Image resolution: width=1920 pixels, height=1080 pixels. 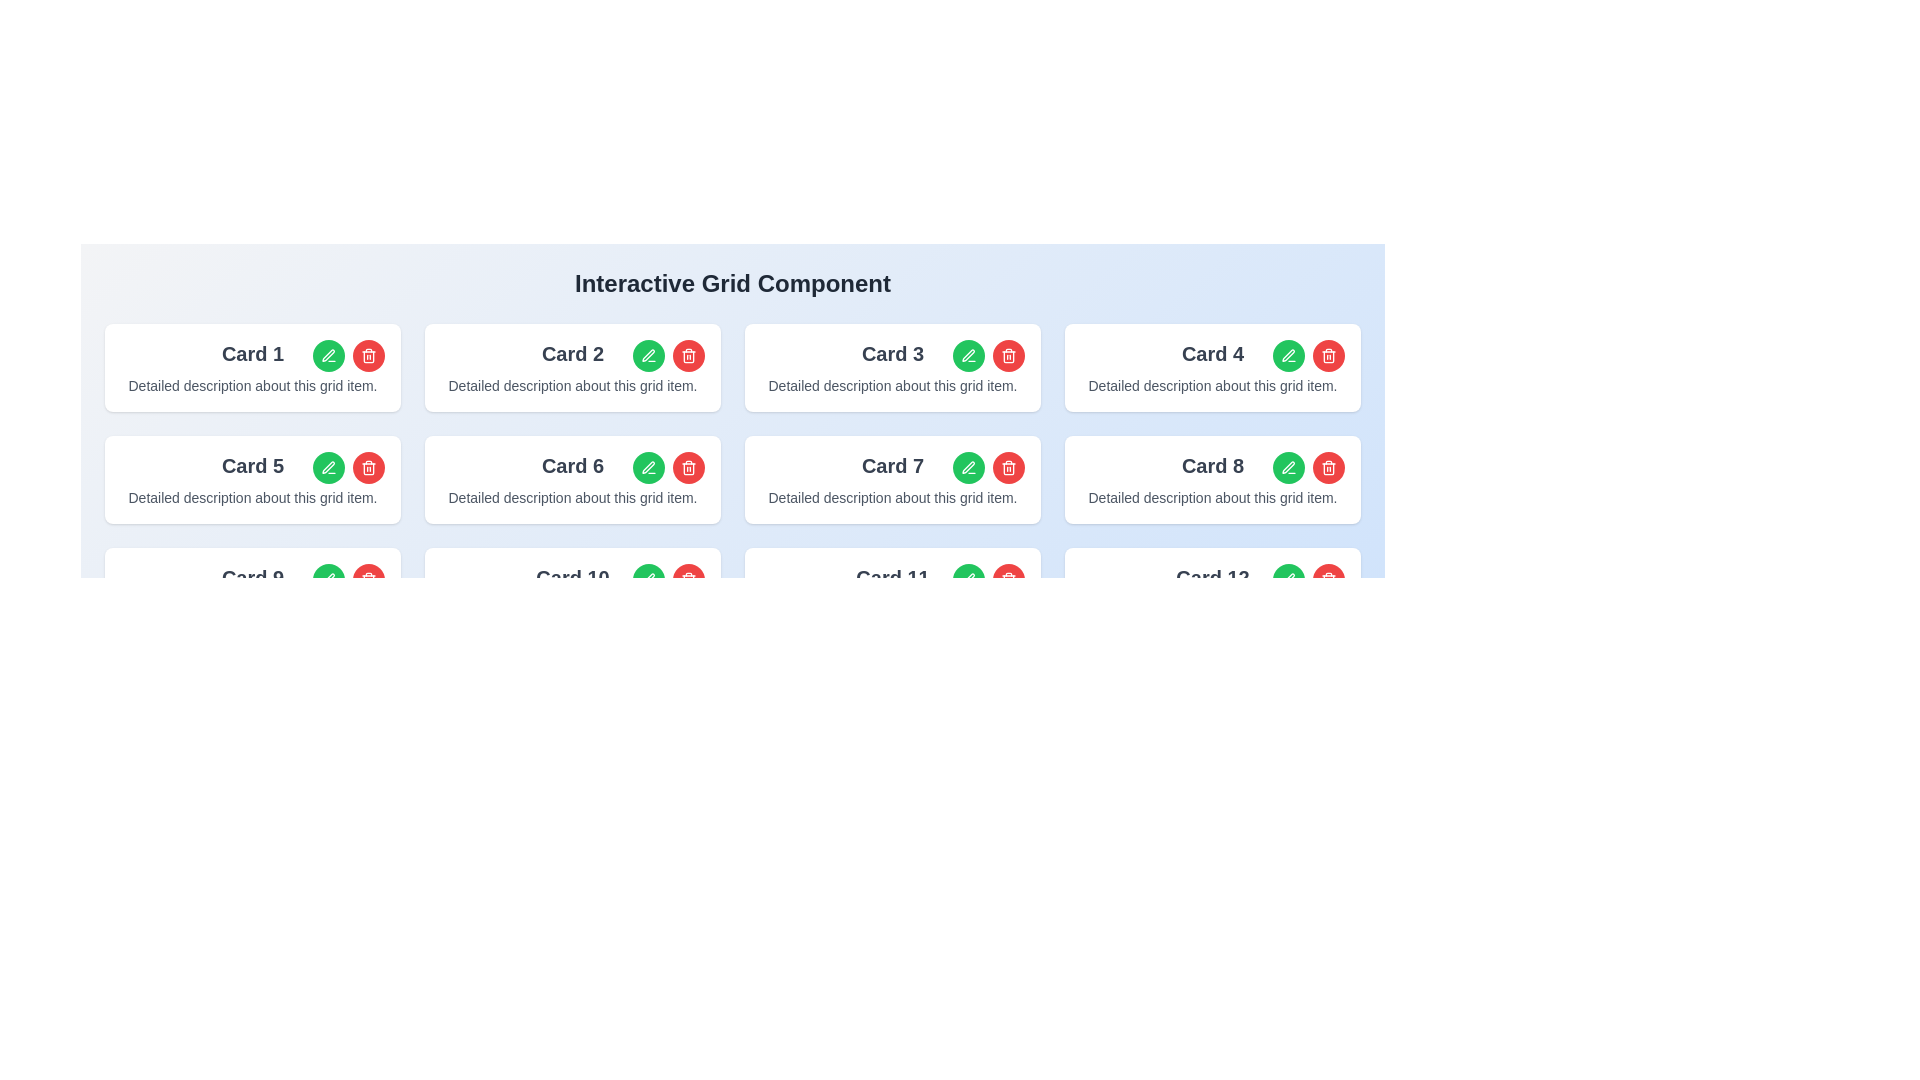 I want to click on the edit pen icon for 'Card 9', which is the leftmost icon in the card's action section, so click(x=329, y=579).